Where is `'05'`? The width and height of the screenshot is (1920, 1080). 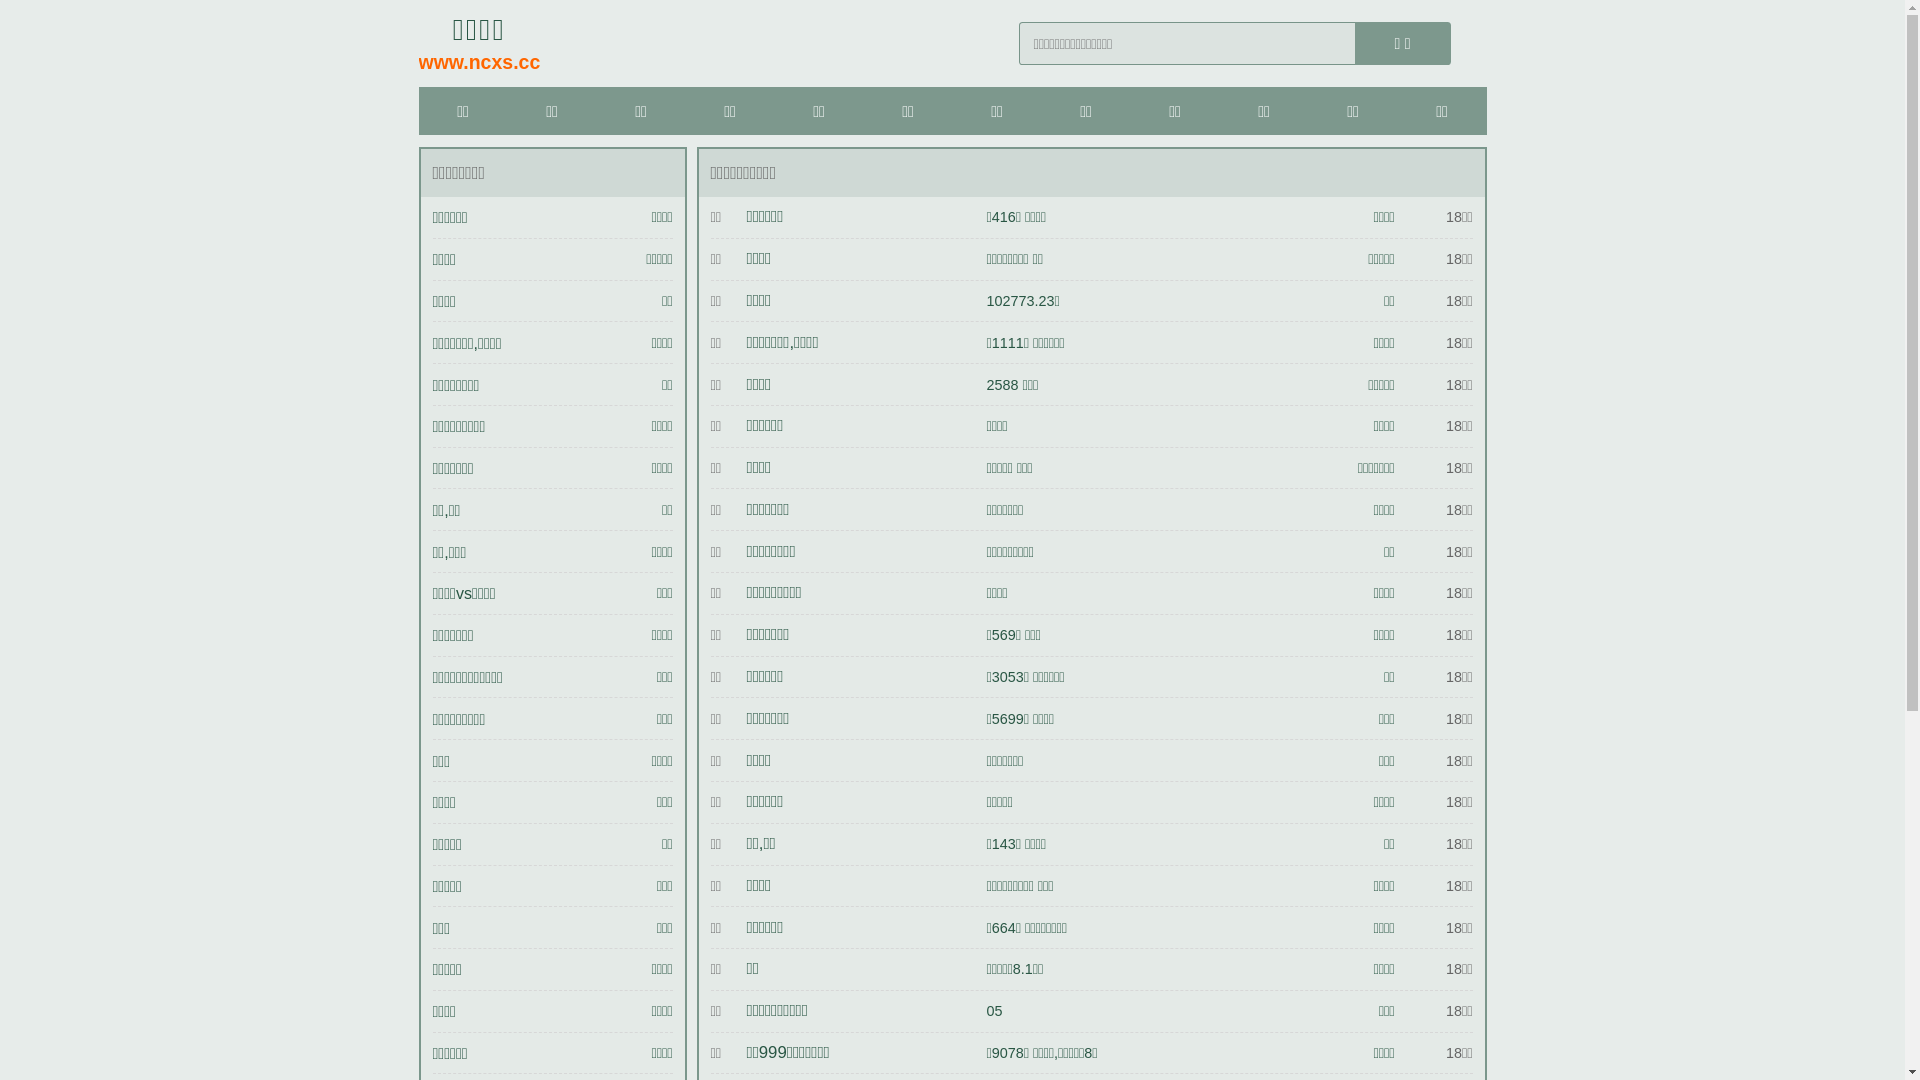
'05' is located at coordinates (993, 1010).